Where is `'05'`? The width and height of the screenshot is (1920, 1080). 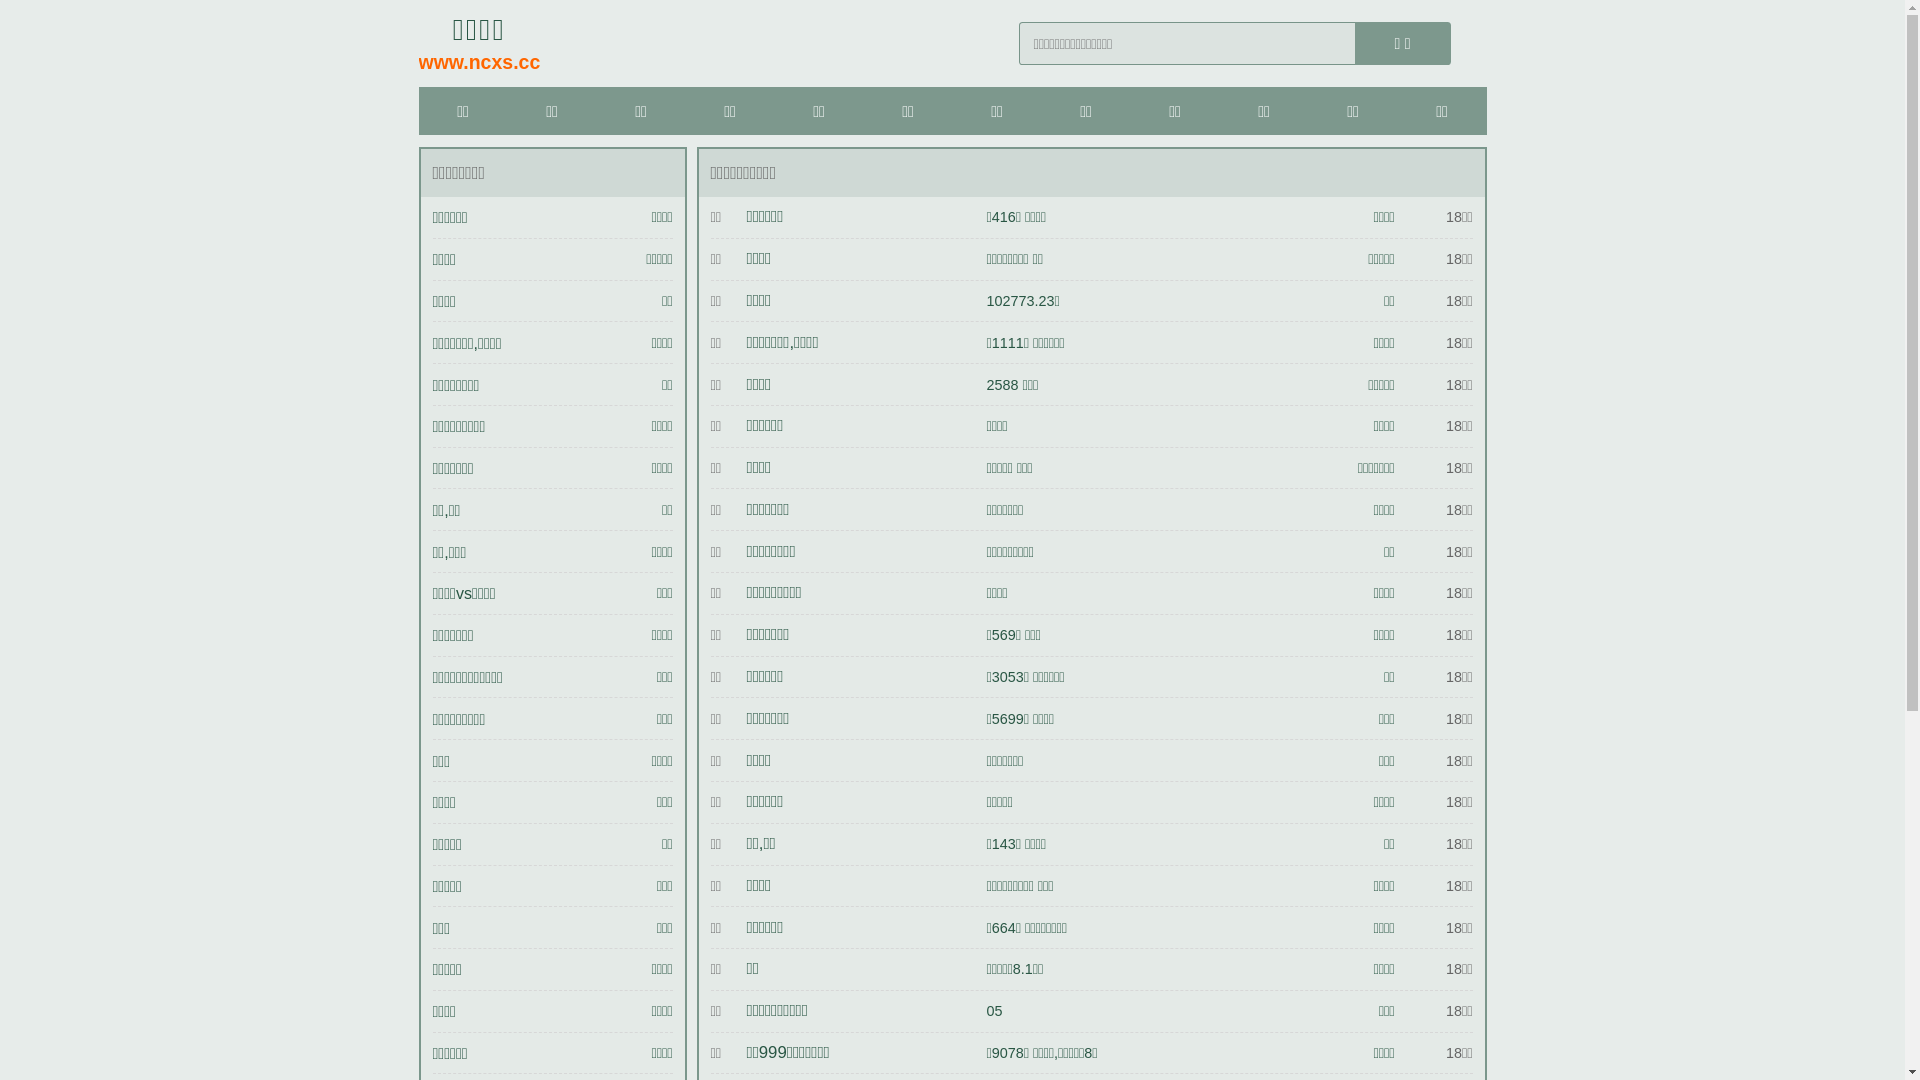
'05' is located at coordinates (993, 1010).